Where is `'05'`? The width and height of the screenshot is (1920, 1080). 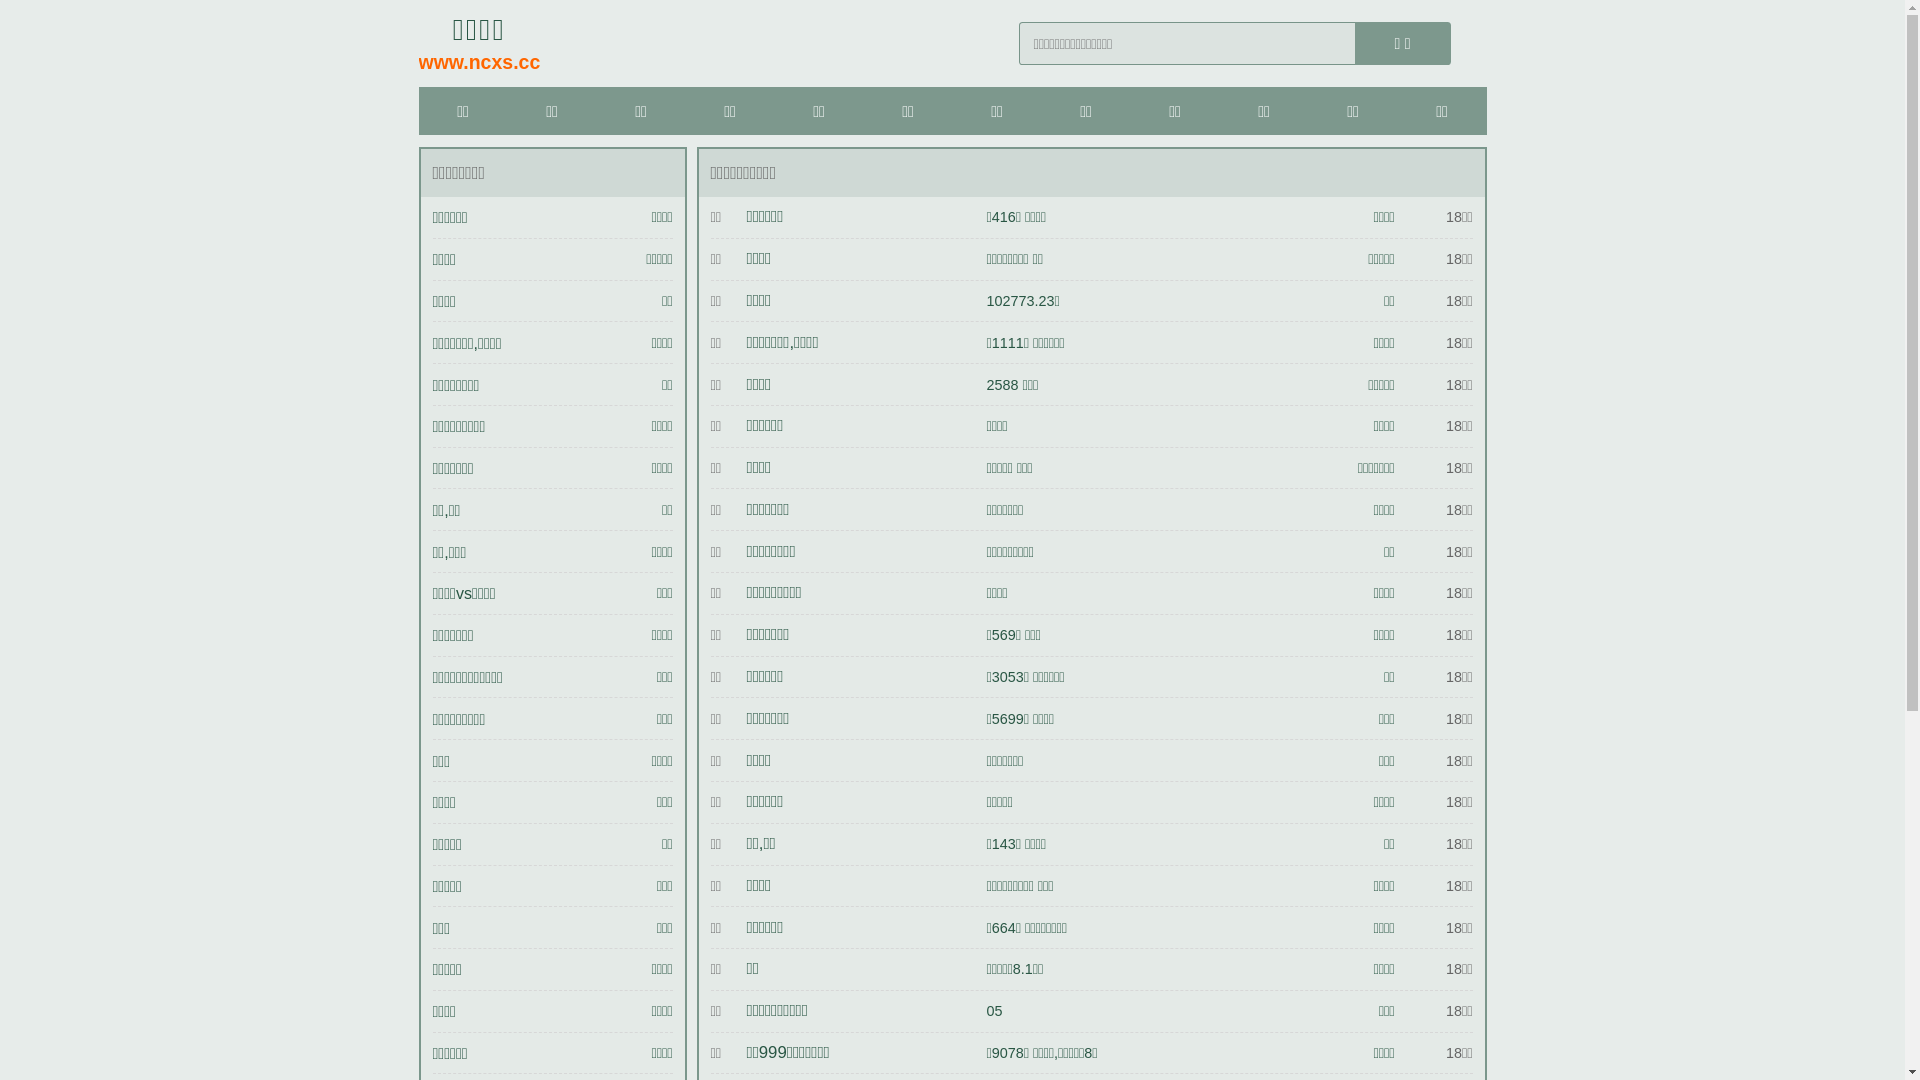
'05' is located at coordinates (993, 1010).